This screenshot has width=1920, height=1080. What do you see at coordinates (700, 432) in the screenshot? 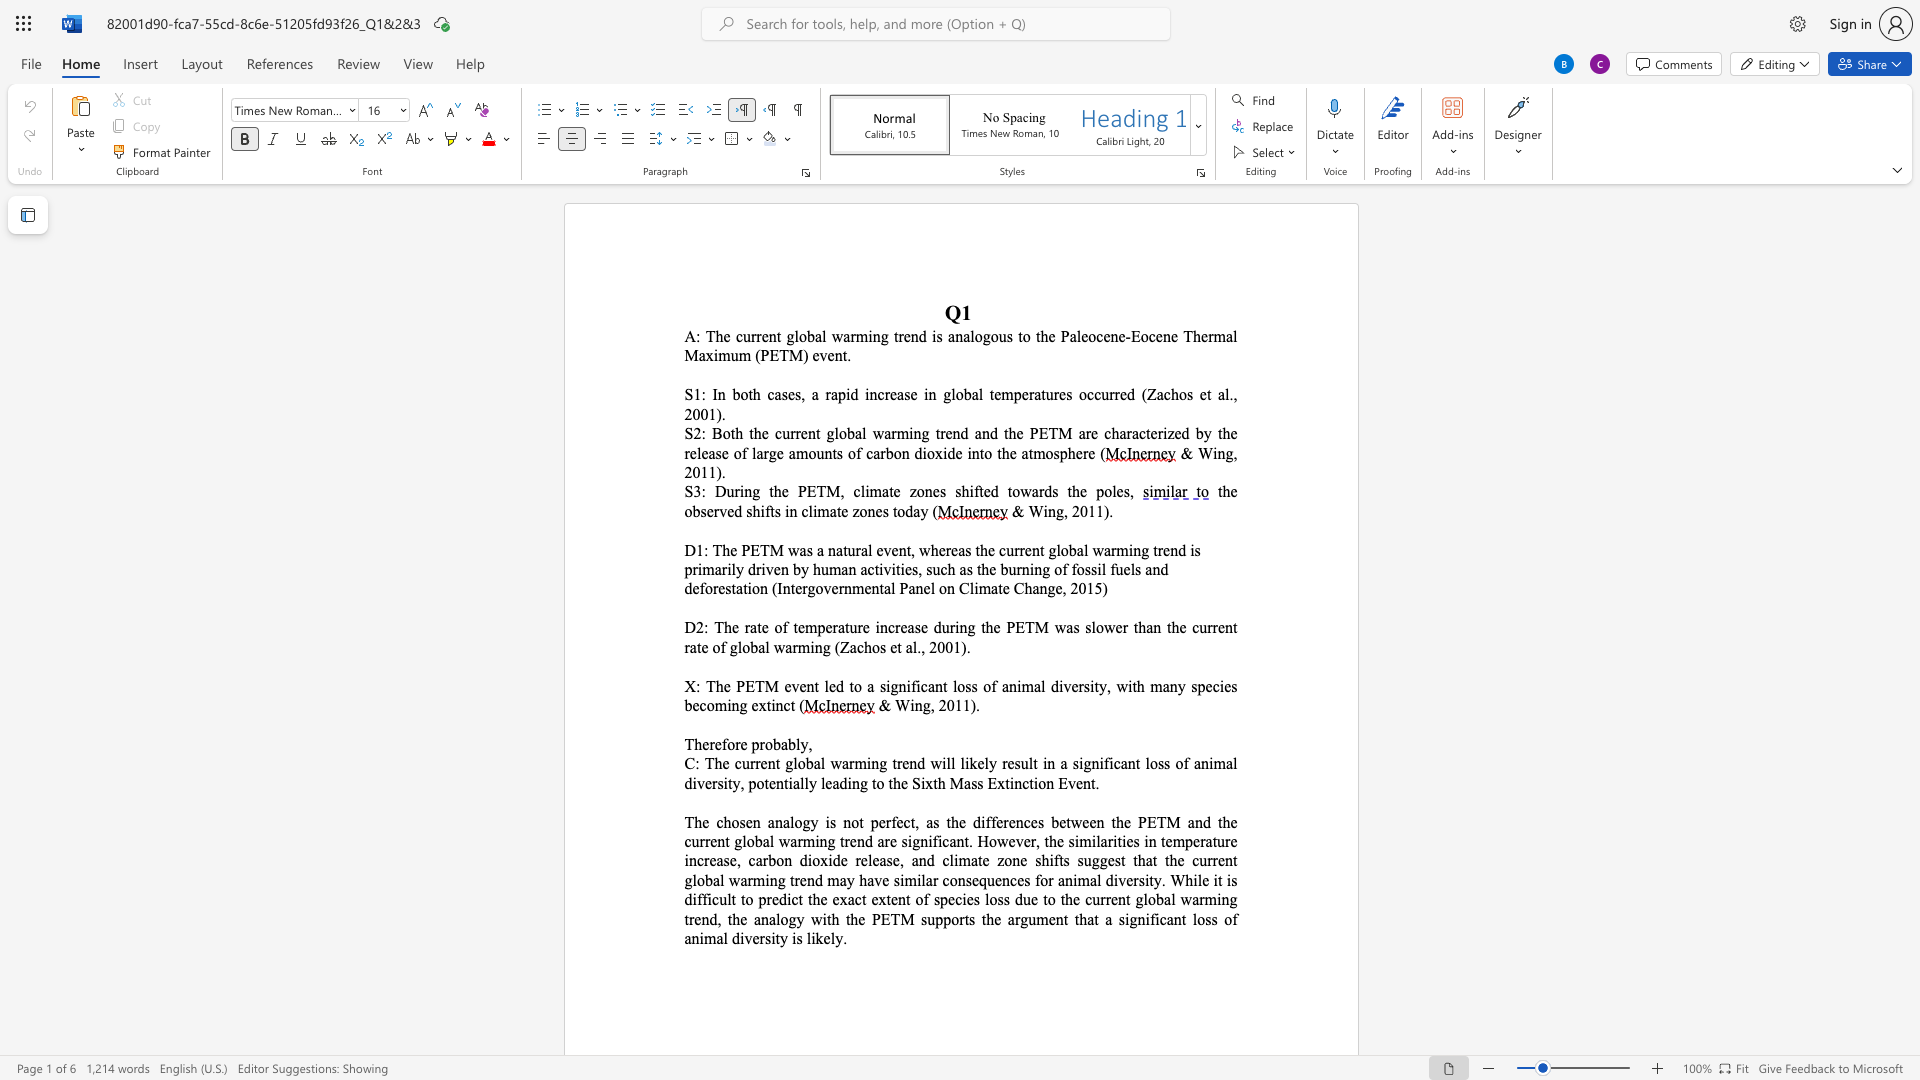
I see `the space between the continuous character "2" and ":" in the text` at bounding box center [700, 432].